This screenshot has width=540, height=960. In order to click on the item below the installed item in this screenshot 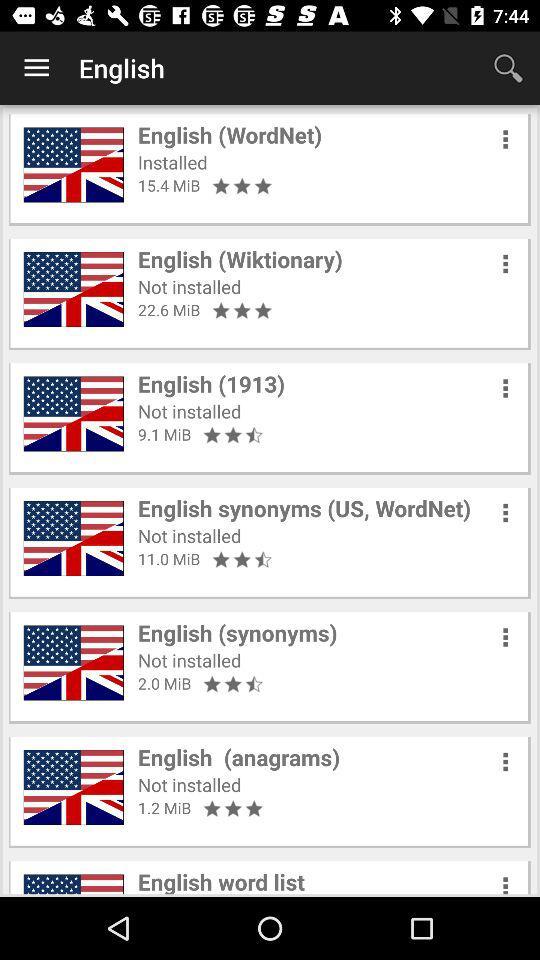, I will do `click(168, 185)`.